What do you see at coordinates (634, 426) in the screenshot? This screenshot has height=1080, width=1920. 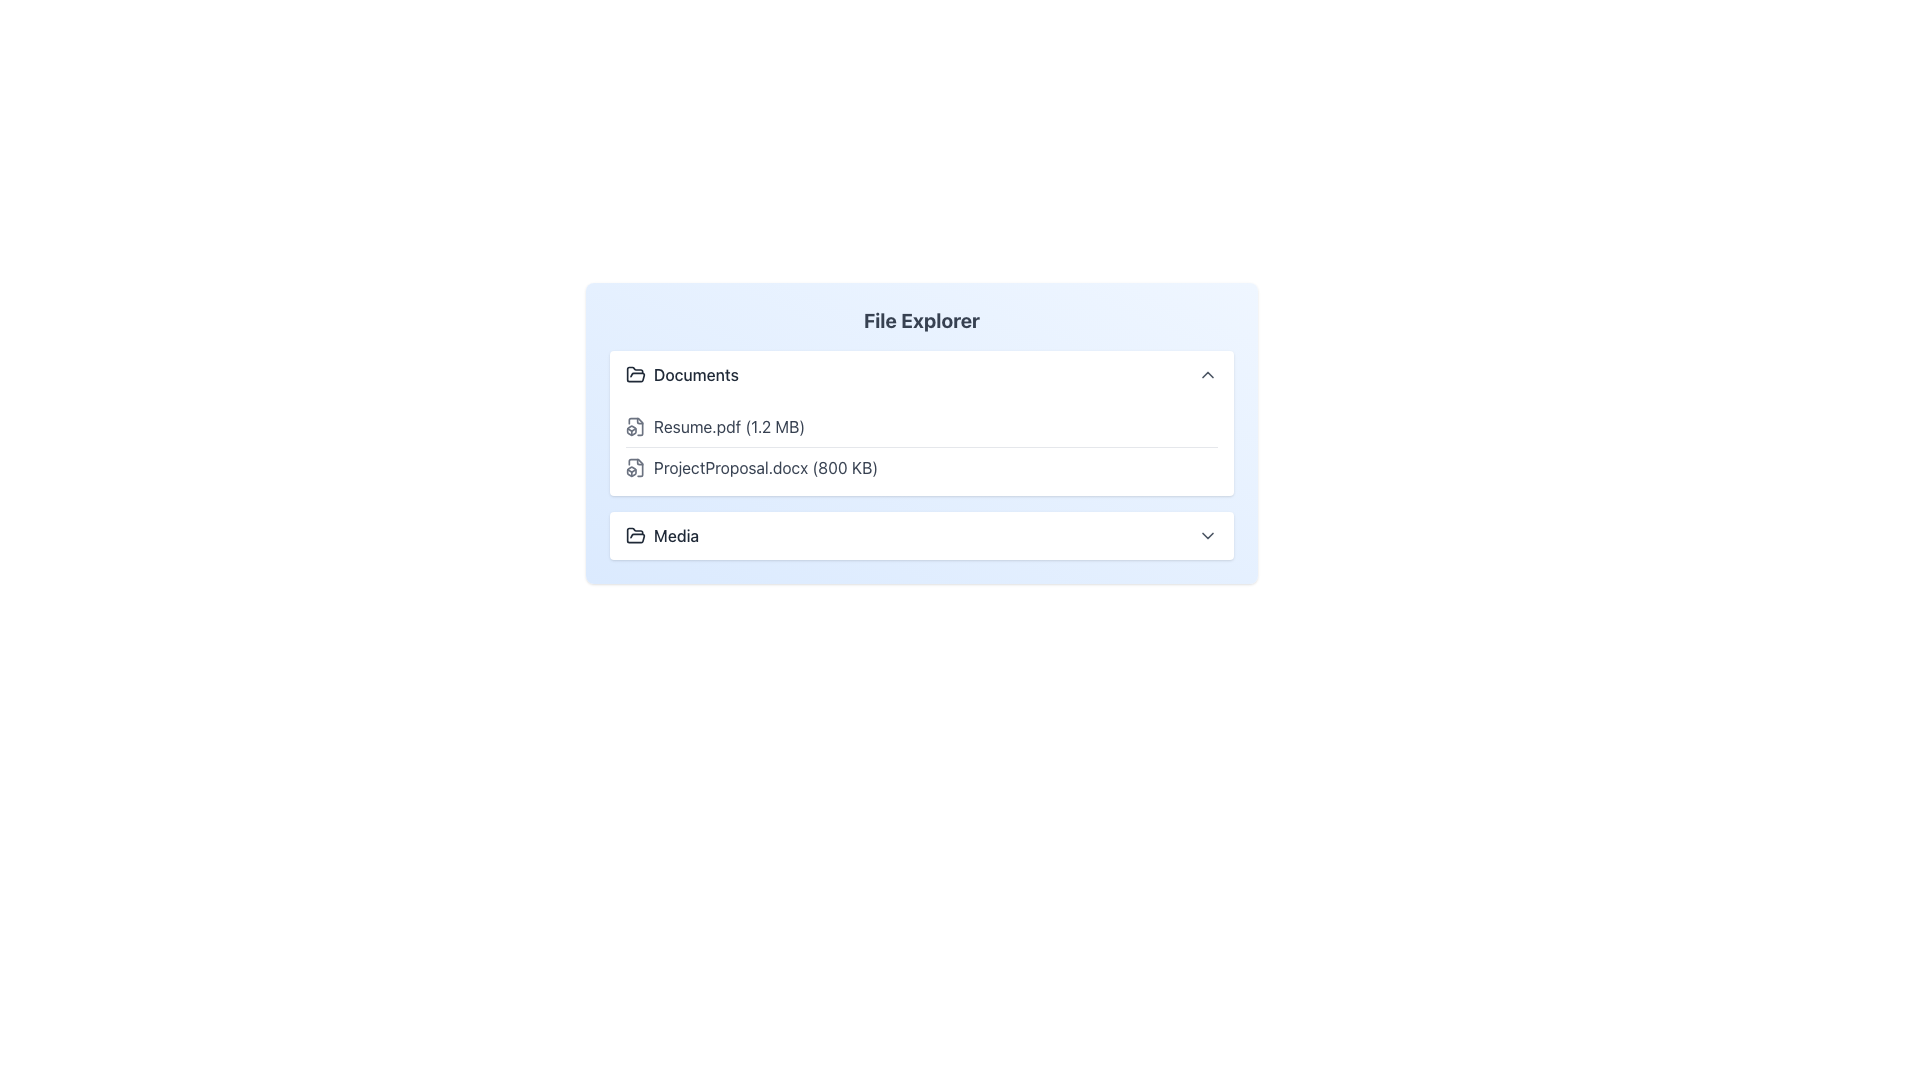 I see `the file type icon representing 'Resume.pdf (1.2 MB)' which is positioned to the left of the text in the Documents folder` at bounding box center [634, 426].